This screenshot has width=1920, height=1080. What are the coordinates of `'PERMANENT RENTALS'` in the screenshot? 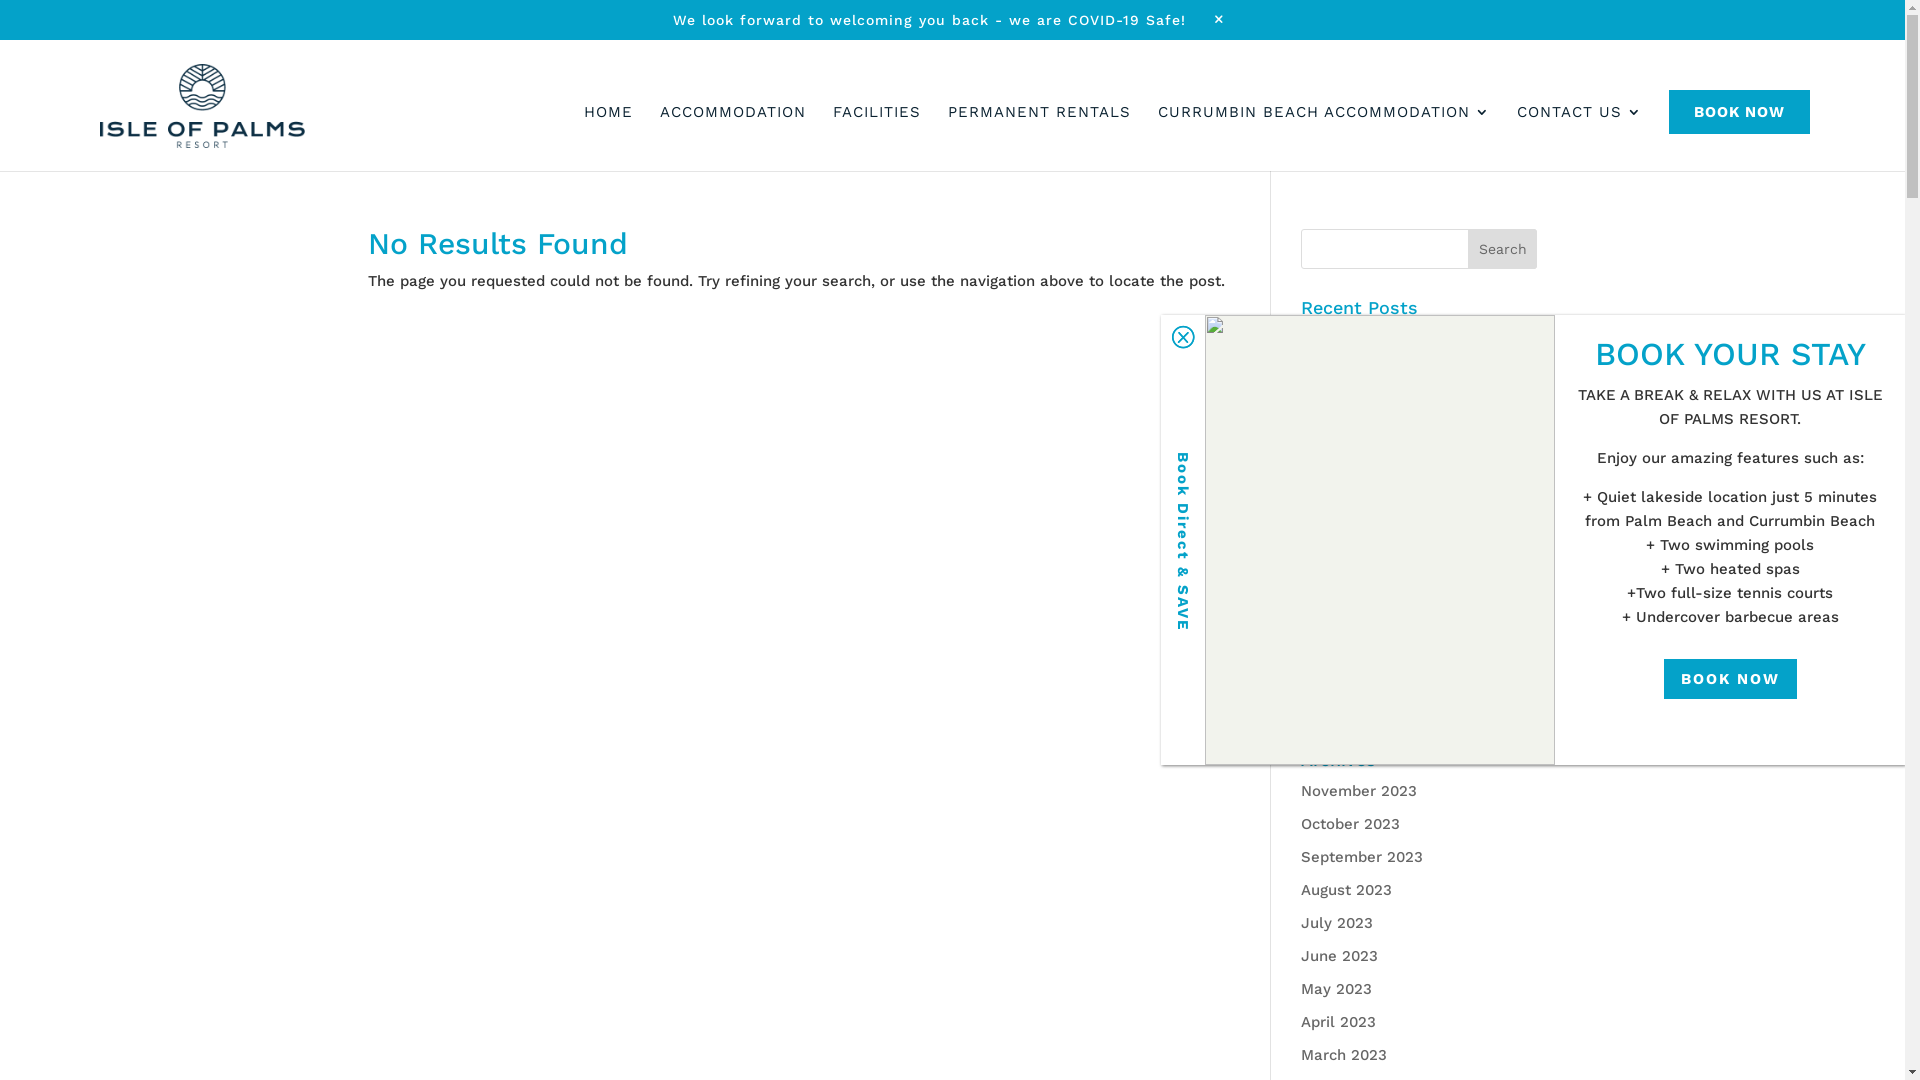 It's located at (1039, 122).